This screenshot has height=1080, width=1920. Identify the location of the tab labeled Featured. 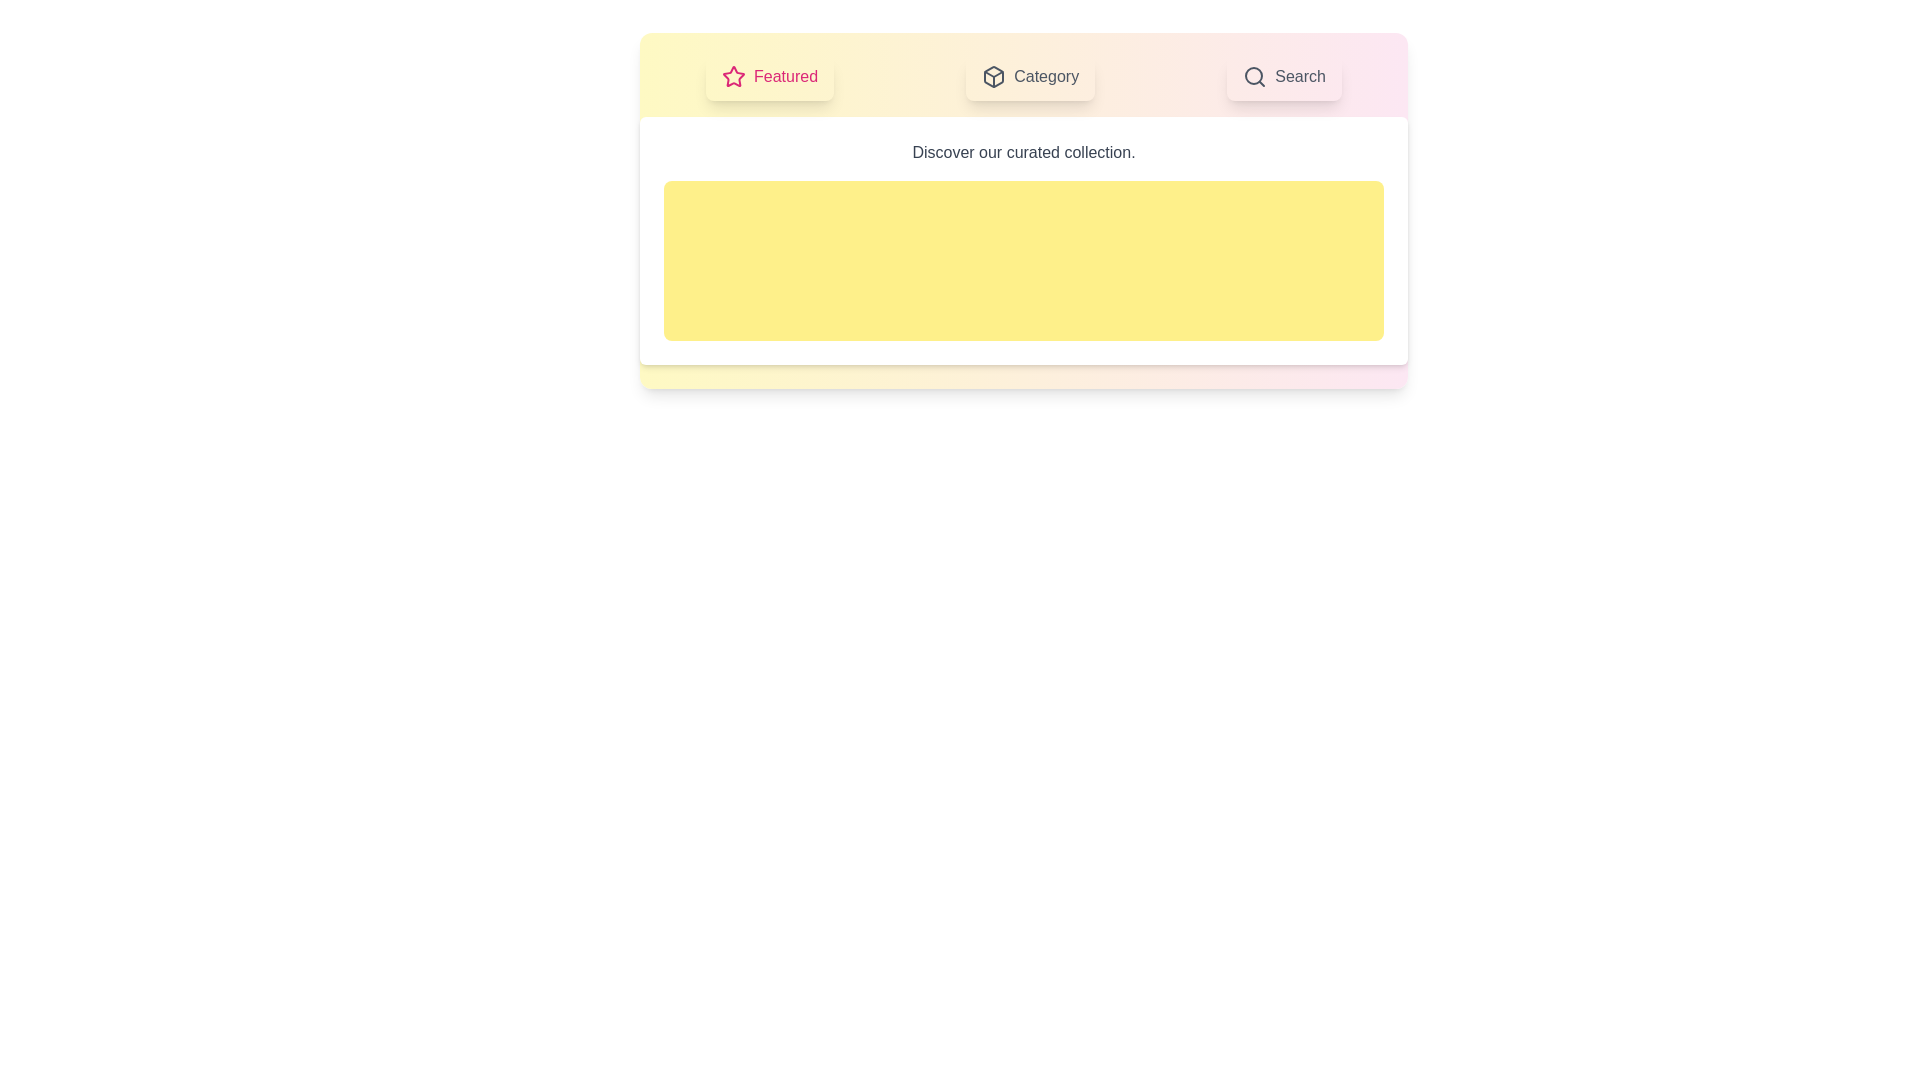
(769, 77).